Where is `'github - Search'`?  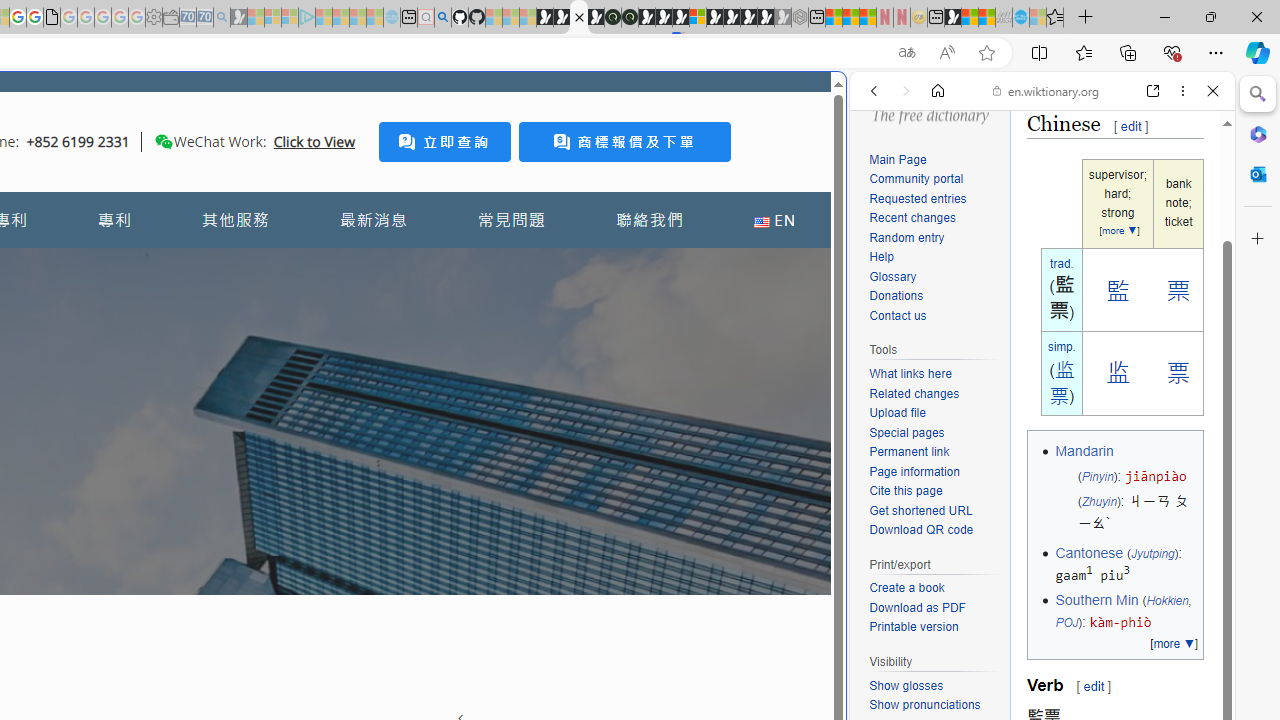 'github - Search' is located at coordinates (441, 17).